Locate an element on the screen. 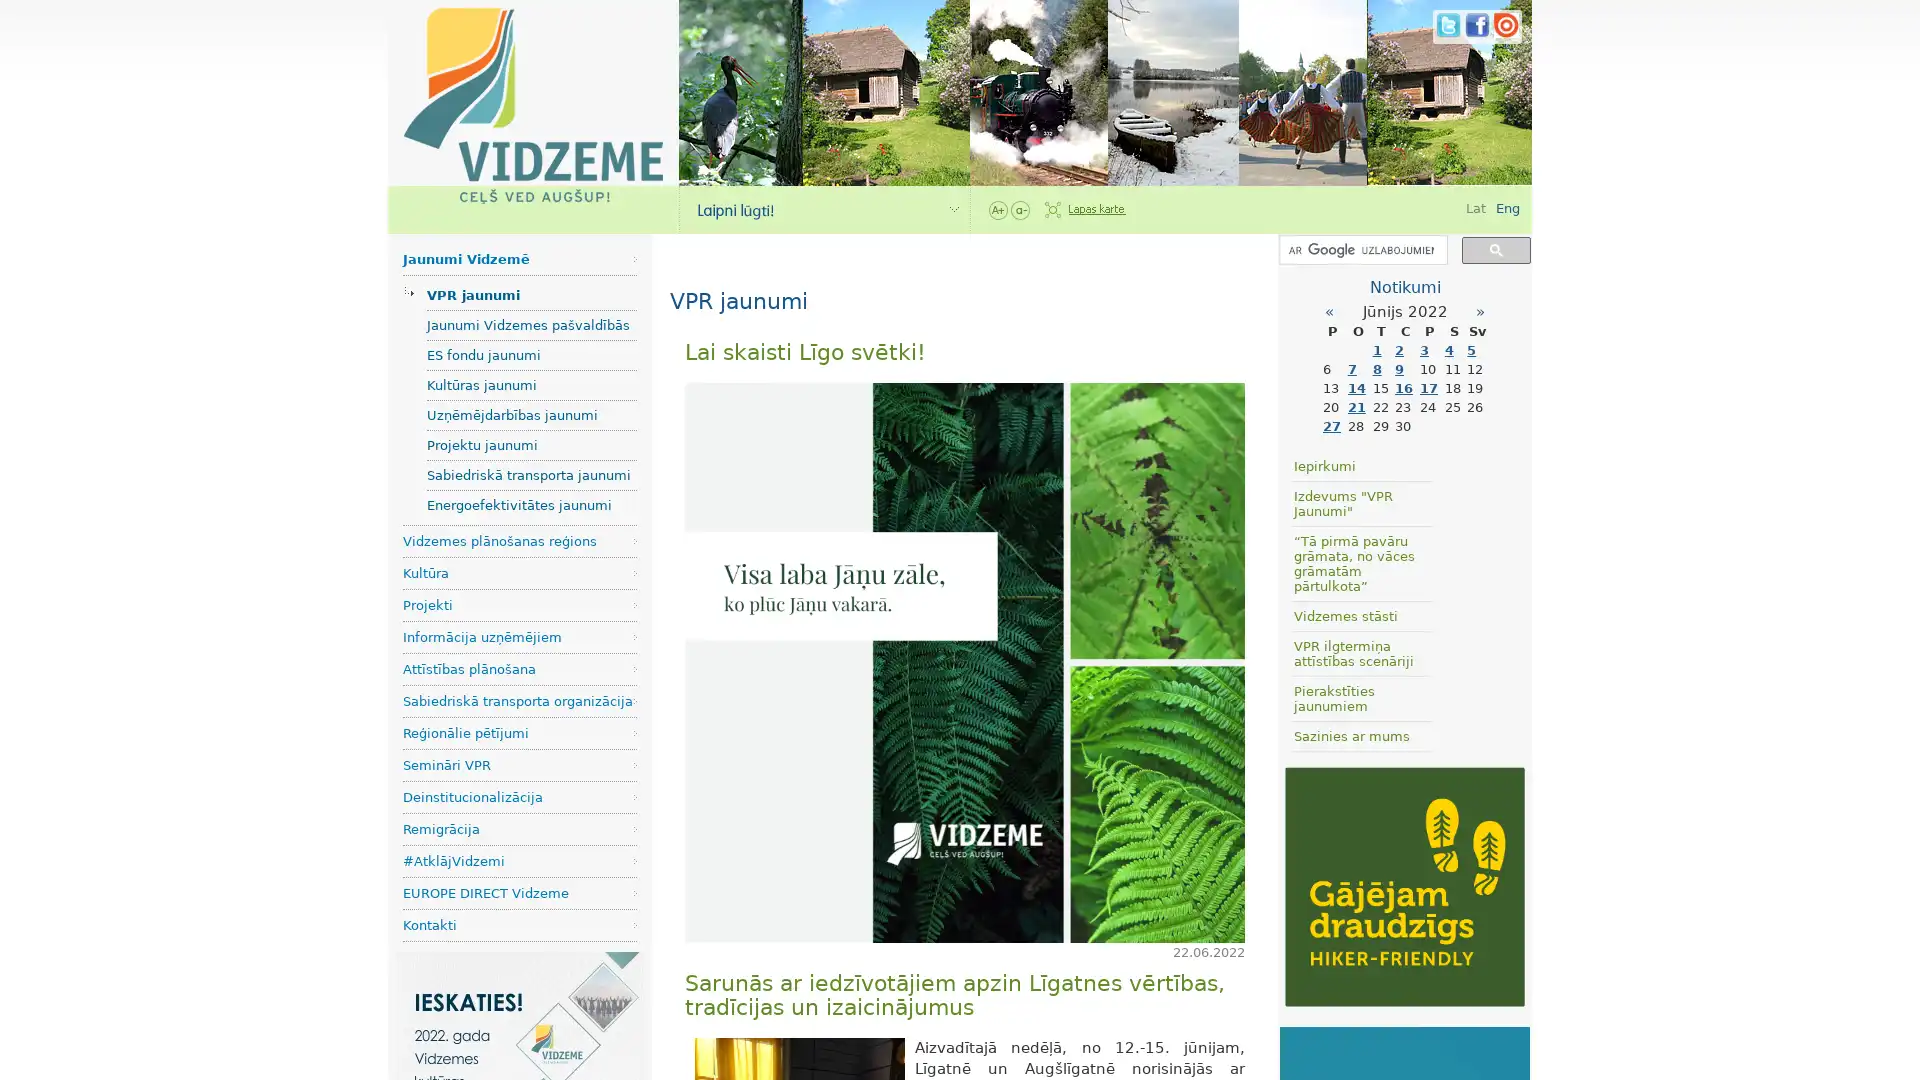 The height and width of the screenshot is (1080, 1920). meklet is located at coordinates (1496, 248).